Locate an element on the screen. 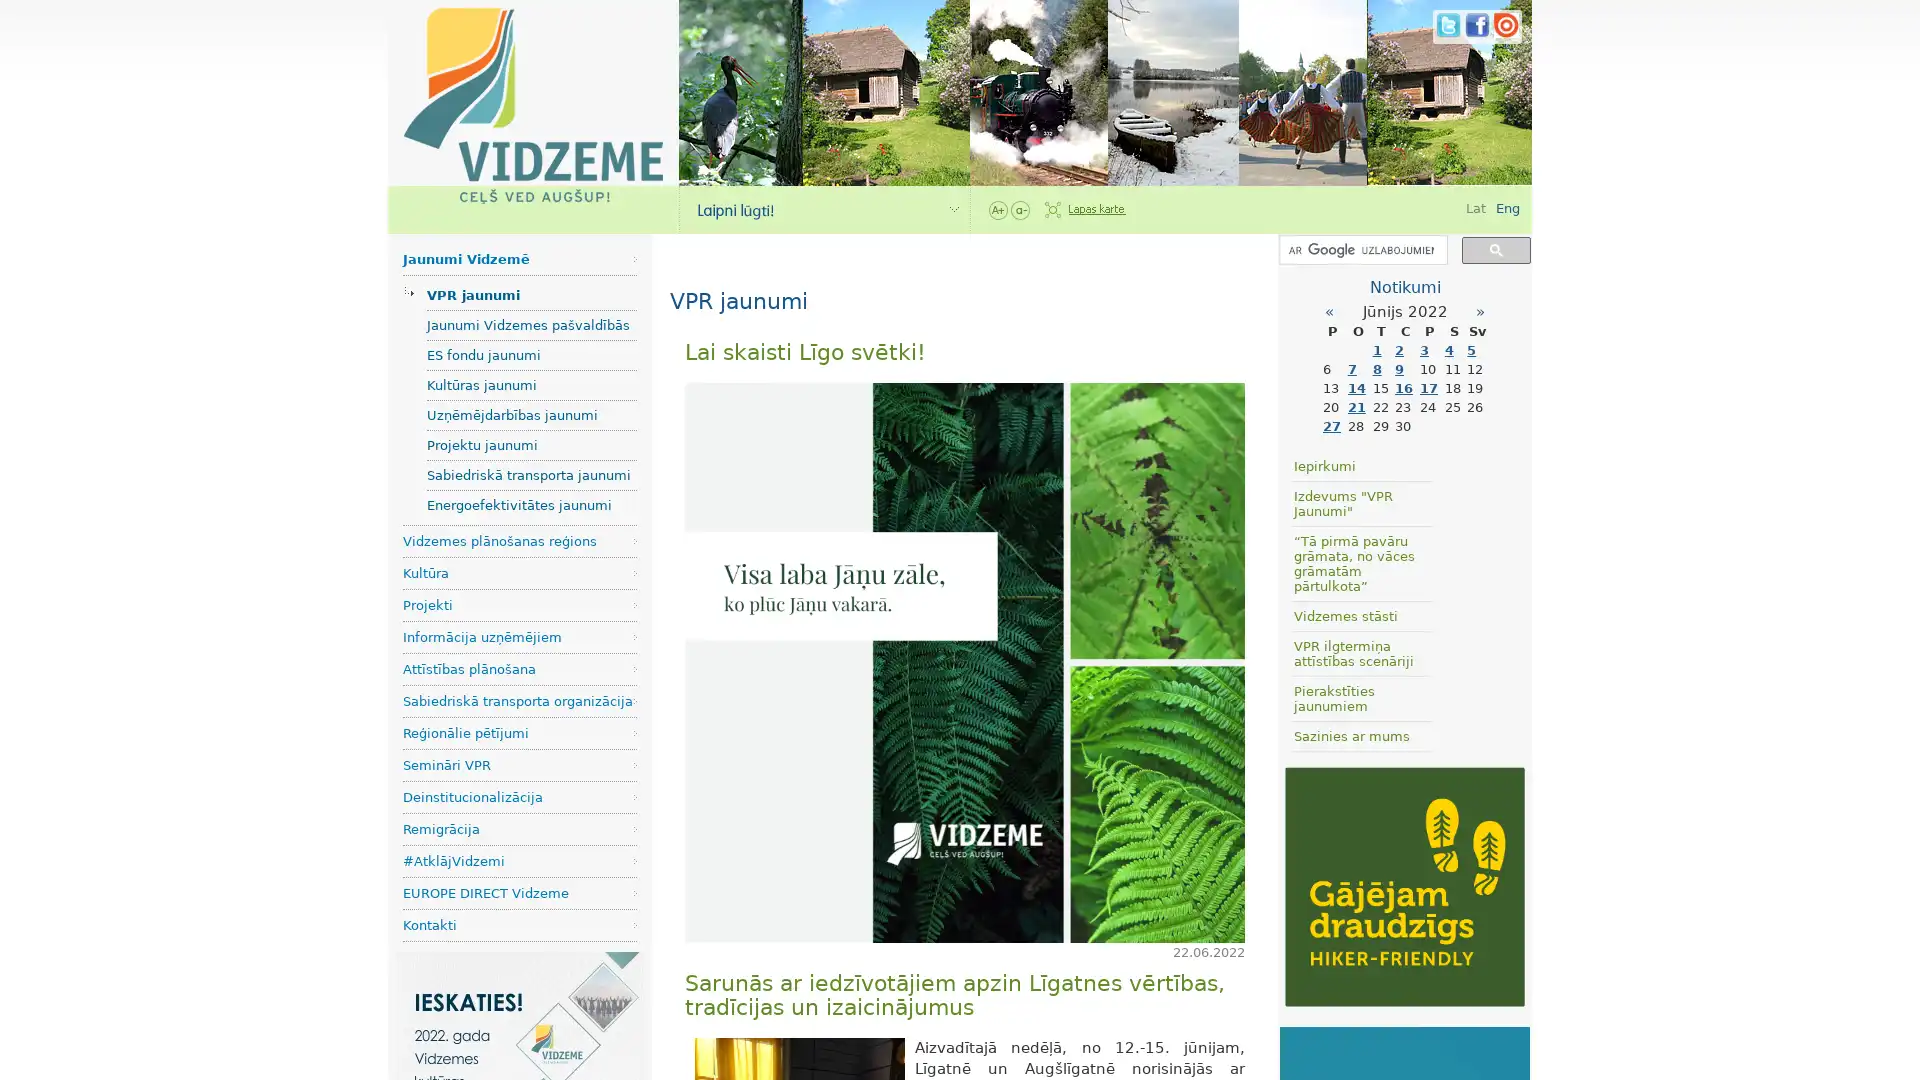 The height and width of the screenshot is (1080, 1920). meklet is located at coordinates (1496, 248).